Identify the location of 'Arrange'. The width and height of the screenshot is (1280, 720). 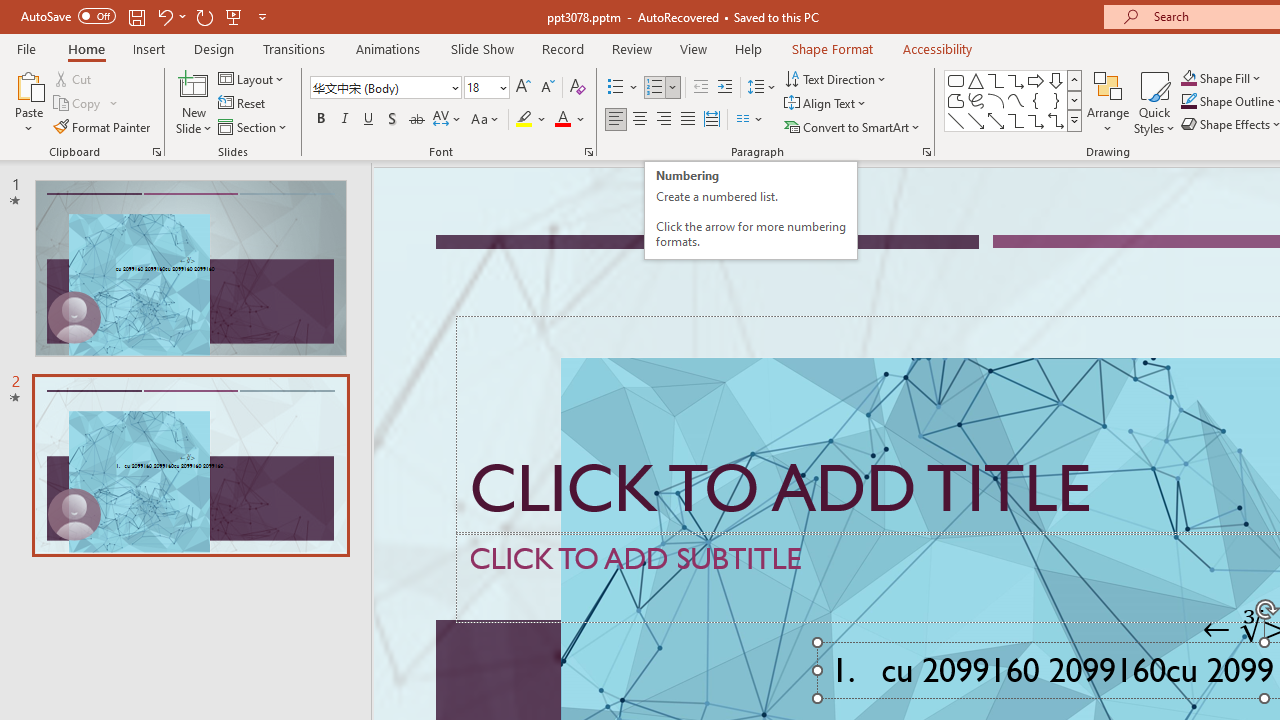
(1107, 103).